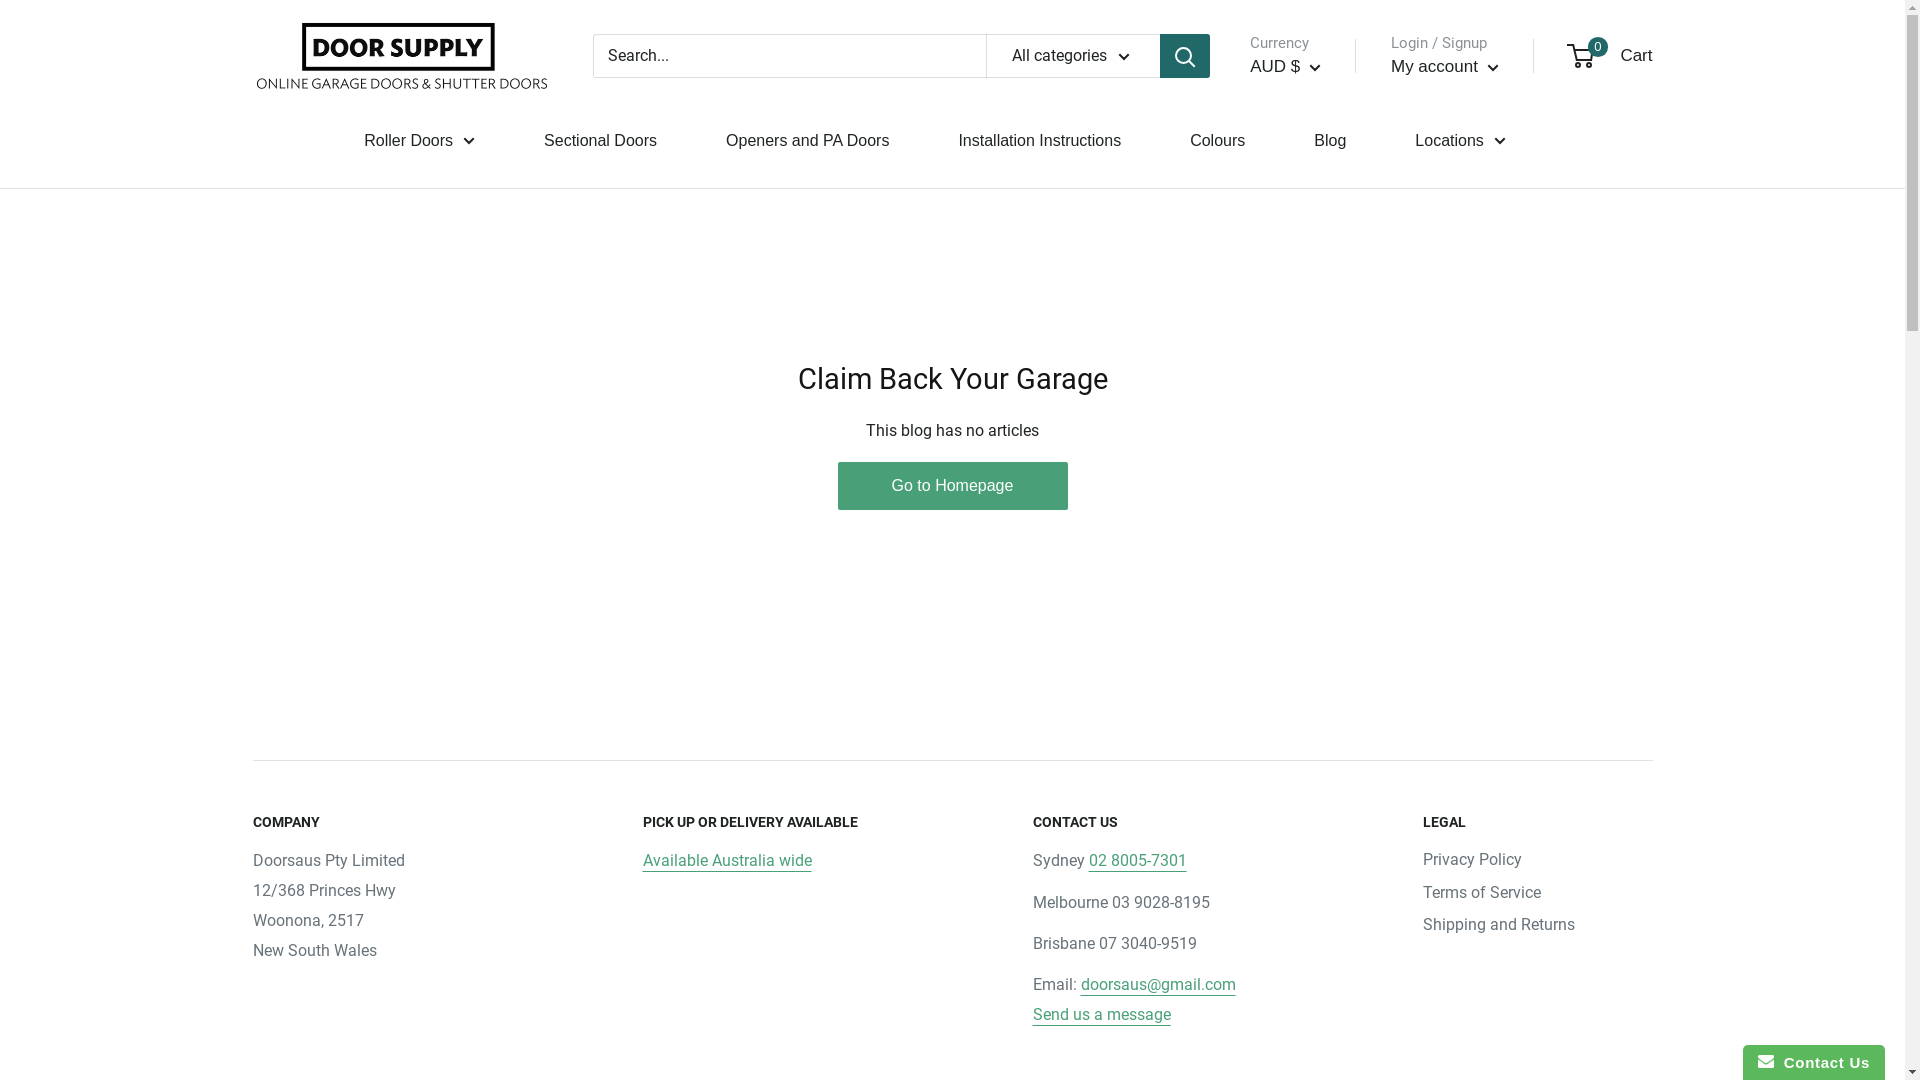 This screenshot has width=1920, height=1080. I want to click on 'My account', so click(1444, 65).